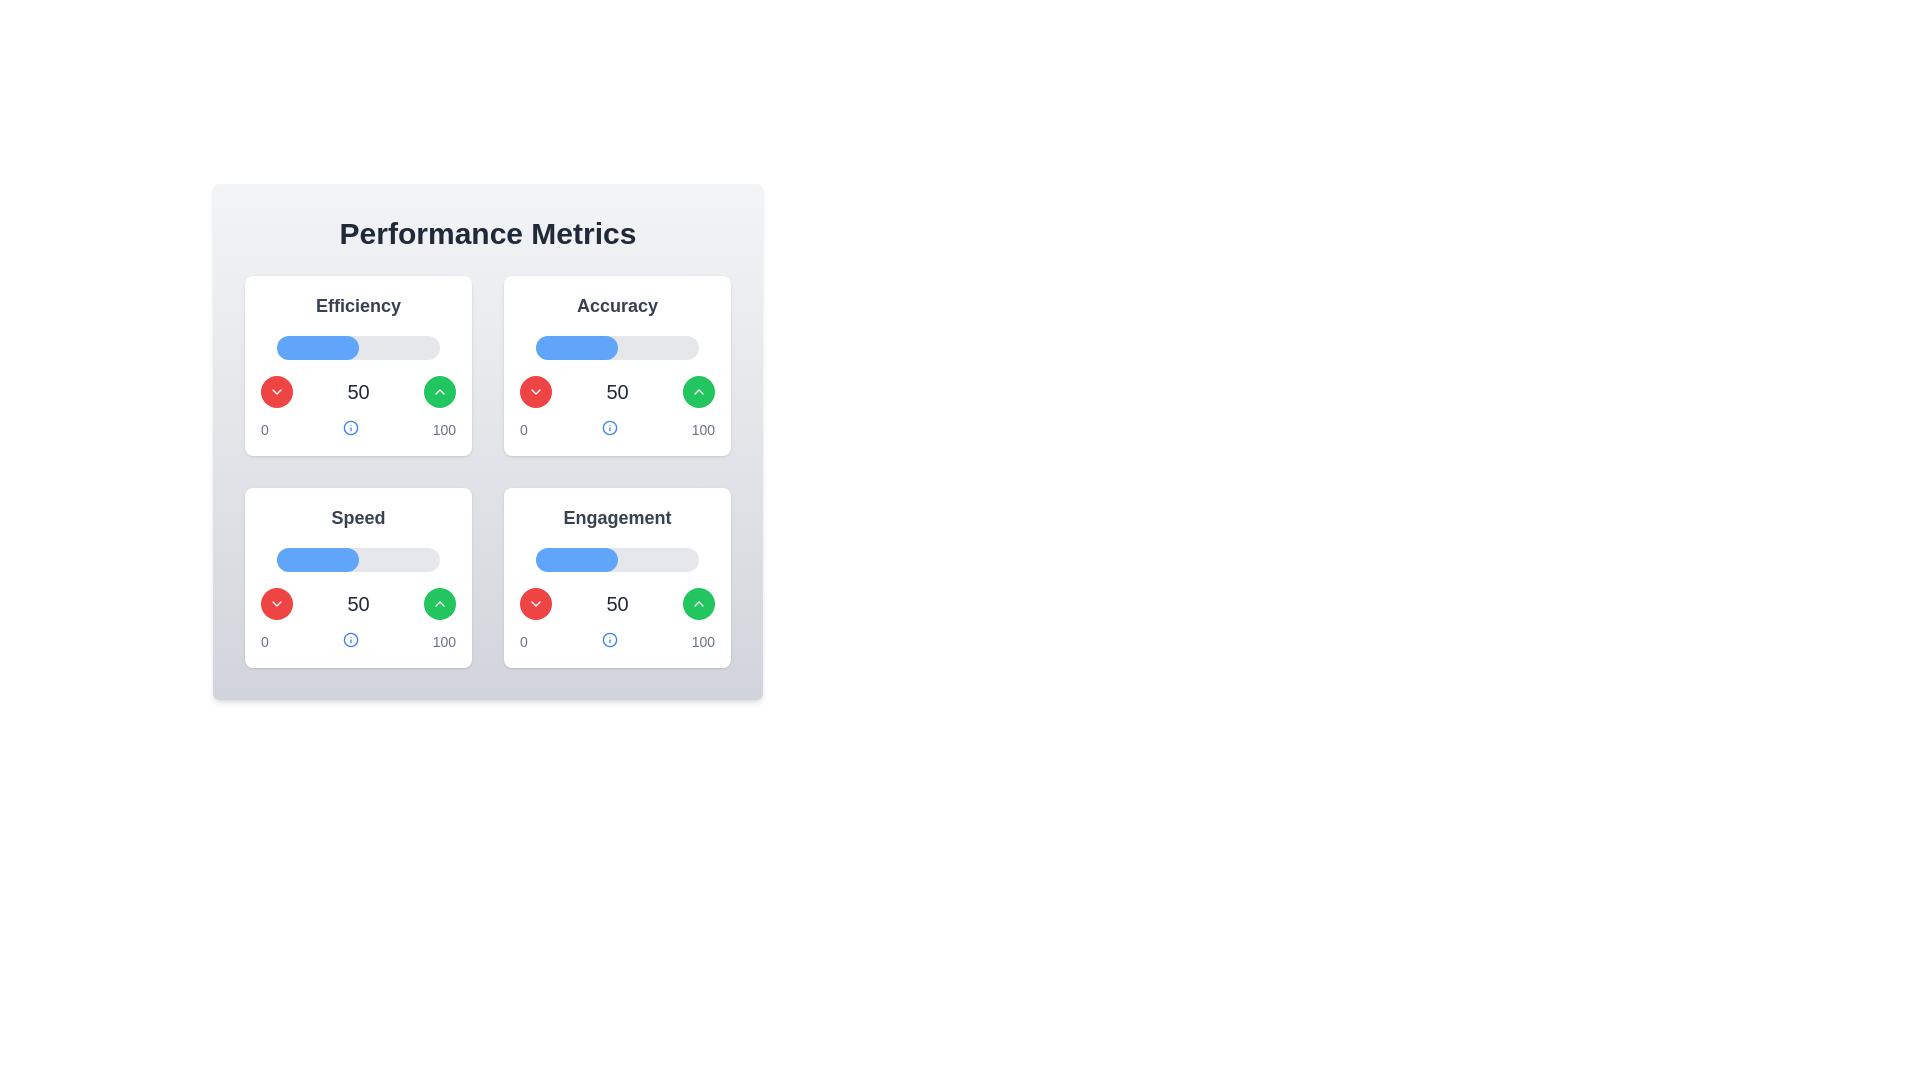 The image size is (1920, 1080). What do you see at coordinates (616, 346) in the screenshot?
I see `the horizontal progress bar under the title 'Accuracy' in the top-right card of the performance metrics grid` at bounding box center [616, 346].